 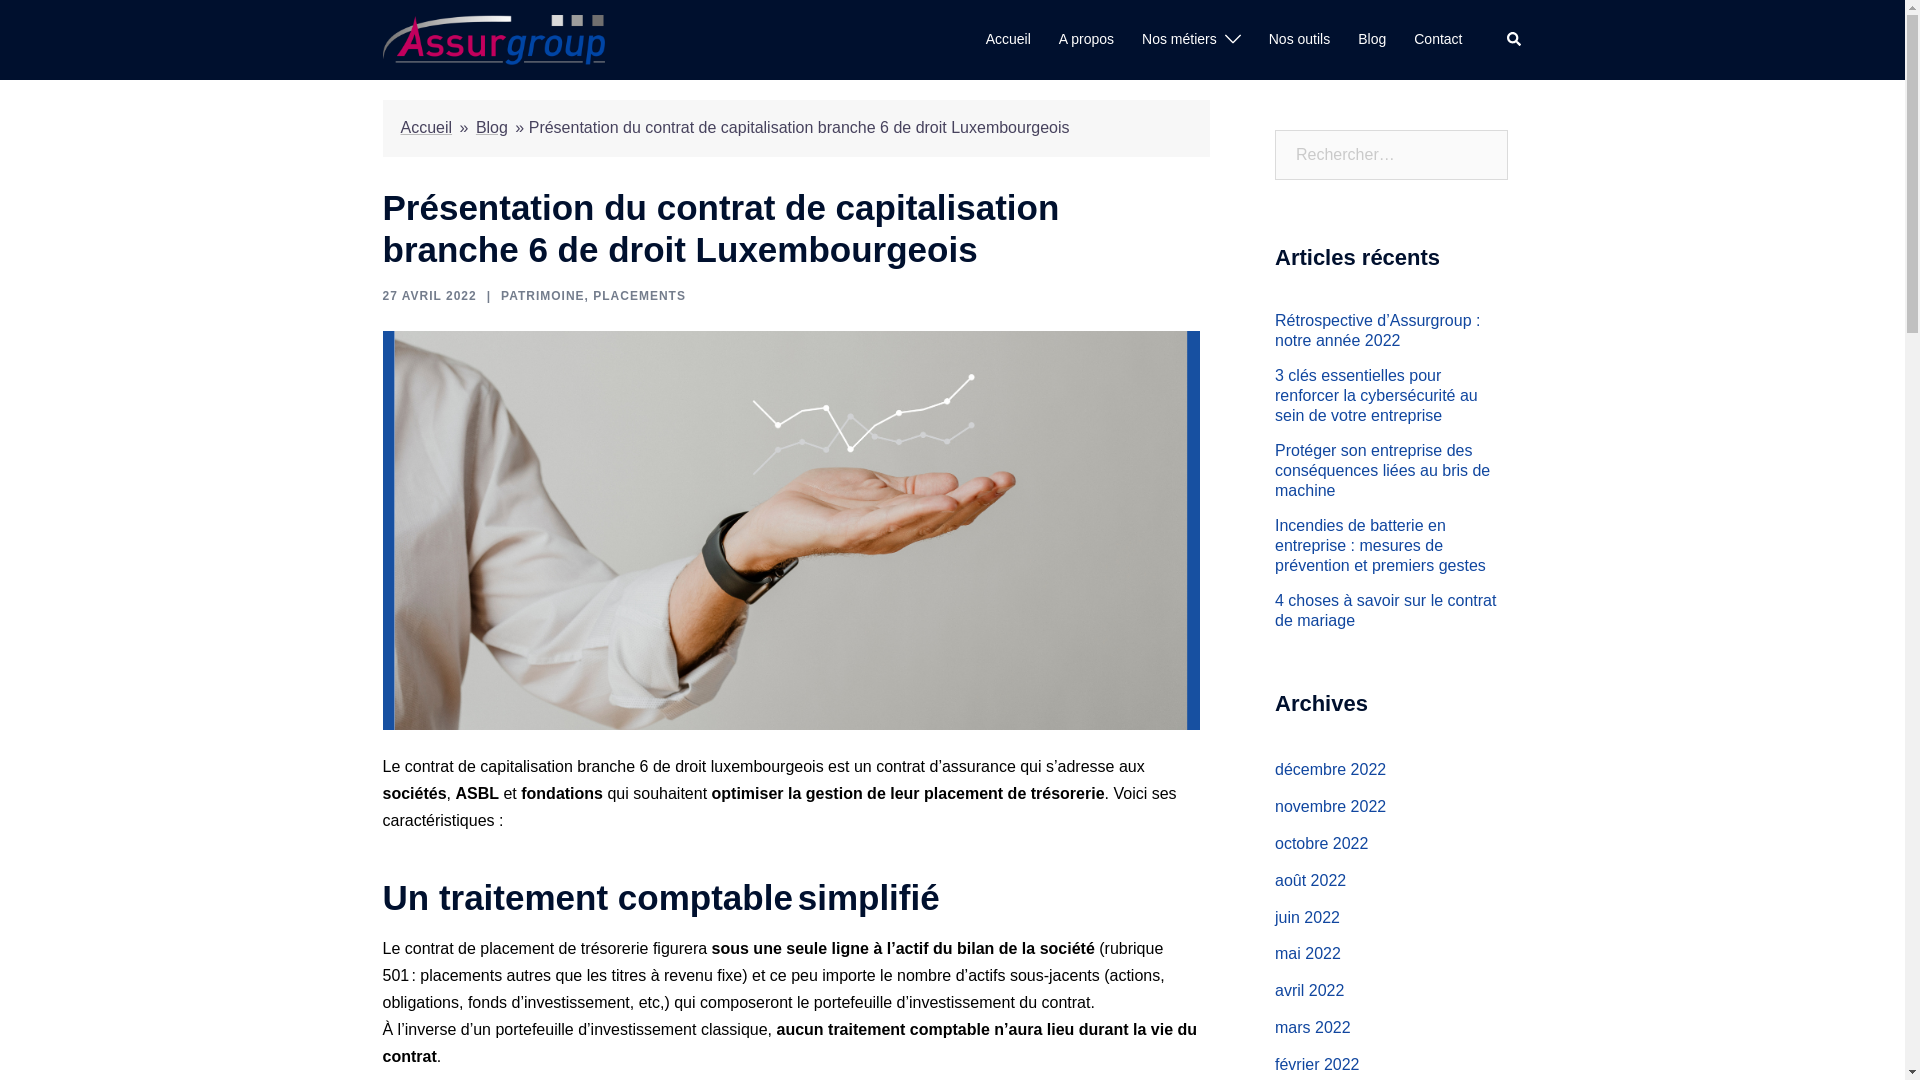 I want to click on 'Rechercher', so click(x=67, y=23).